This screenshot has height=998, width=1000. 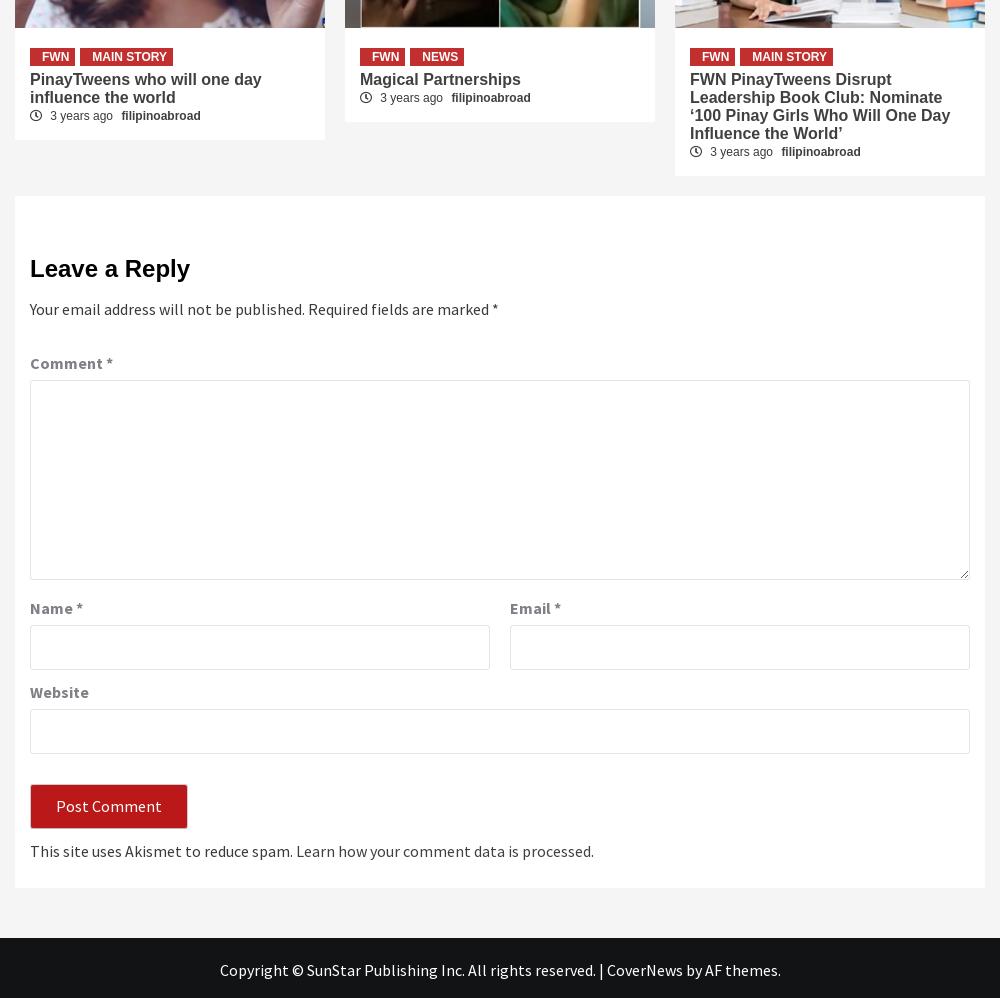 I want to click on 'CoverNews', so click(x=605, y=967).